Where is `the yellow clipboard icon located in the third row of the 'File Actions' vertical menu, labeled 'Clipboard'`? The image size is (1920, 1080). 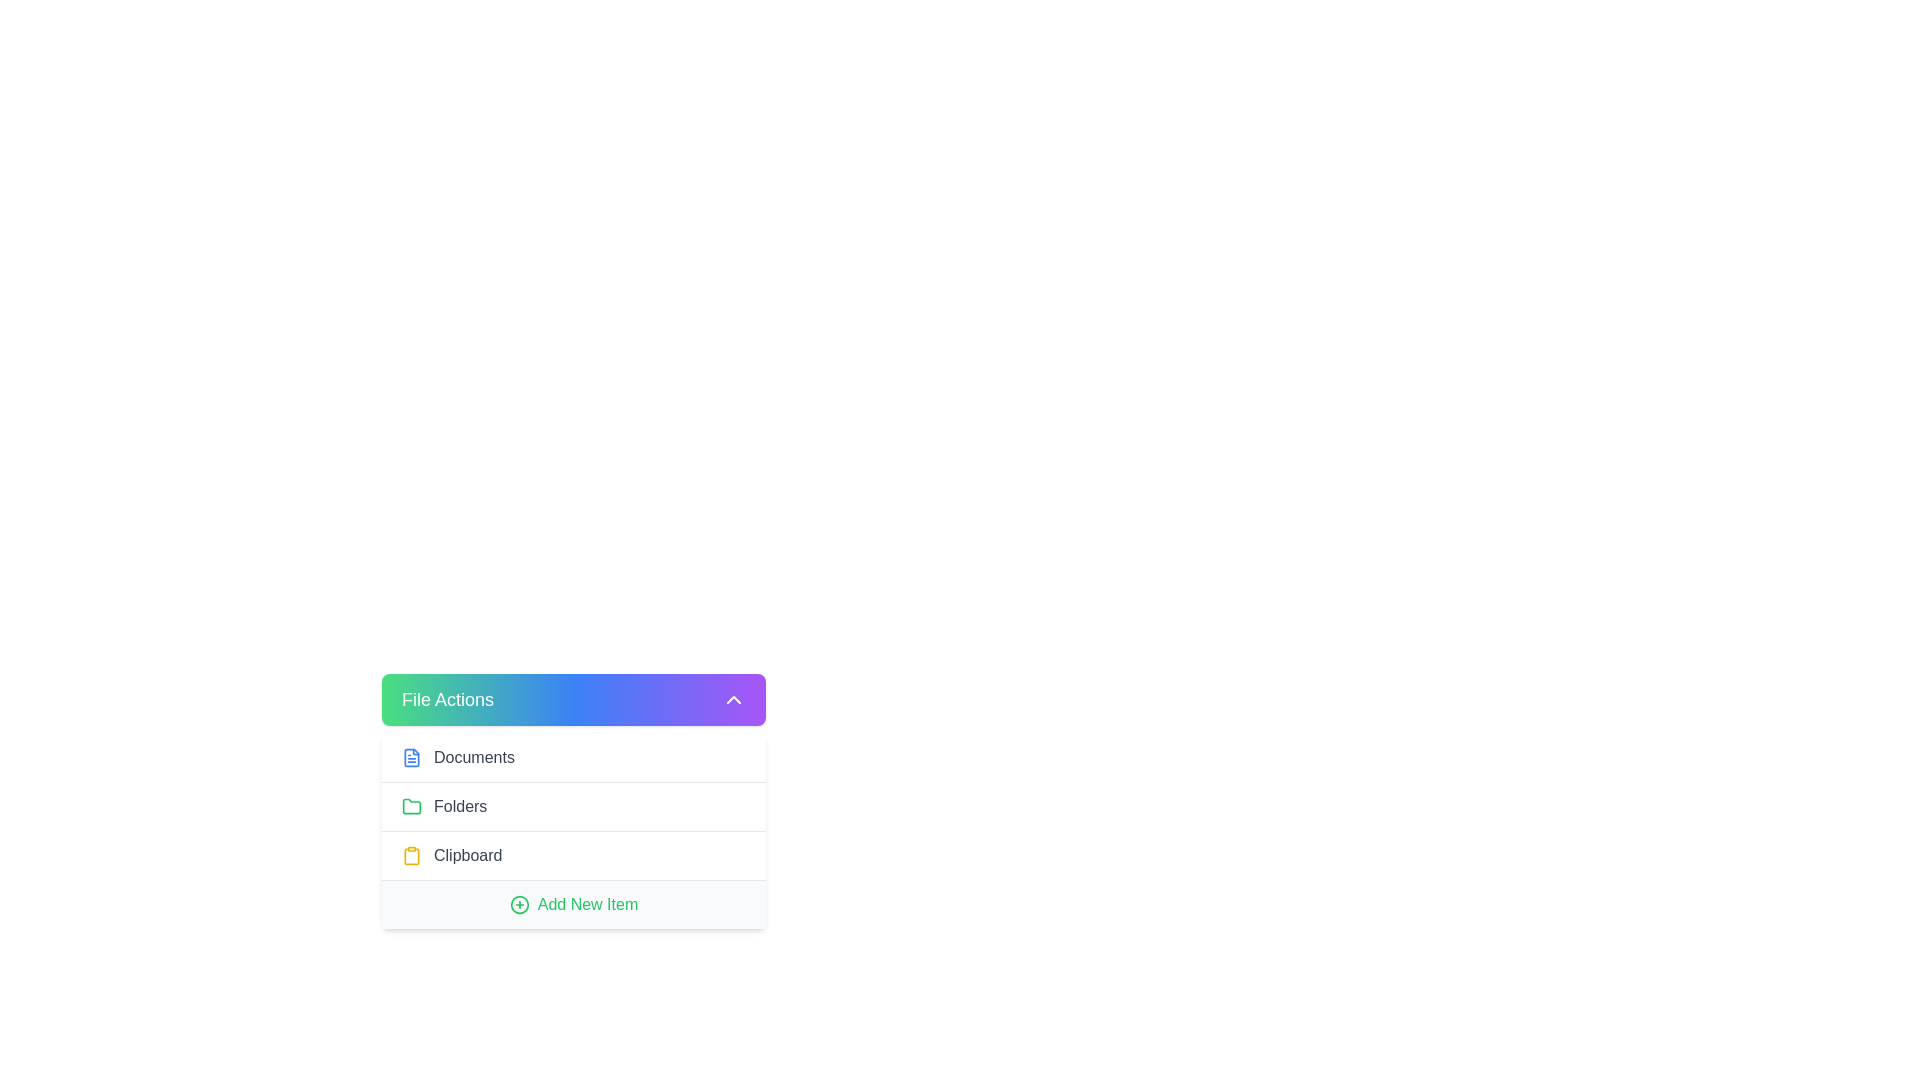
the yellow clipboard icon located in the third row of the 'File Actions' vertical menu, labeled 'Clipboard' is located at coordinates (411, 855).